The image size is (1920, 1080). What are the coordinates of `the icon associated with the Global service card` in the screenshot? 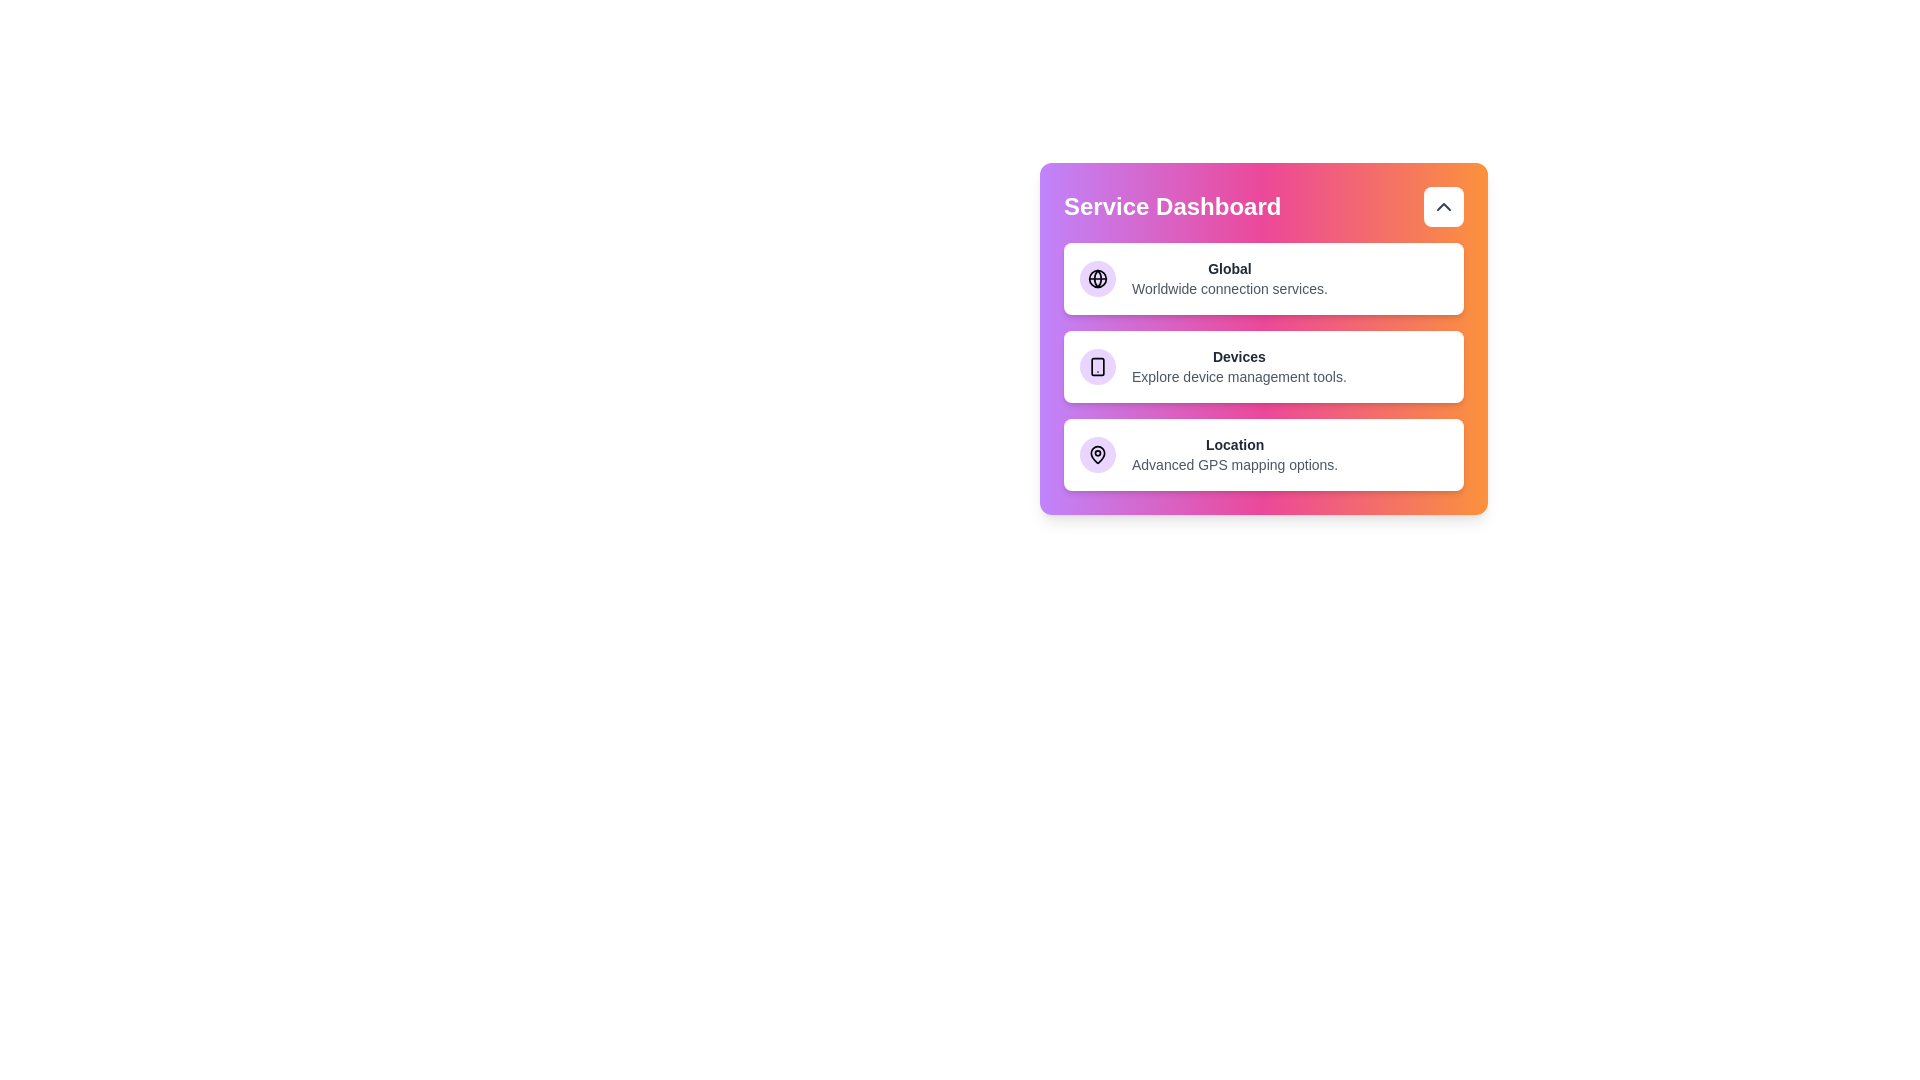 It's located at (1097, 278).